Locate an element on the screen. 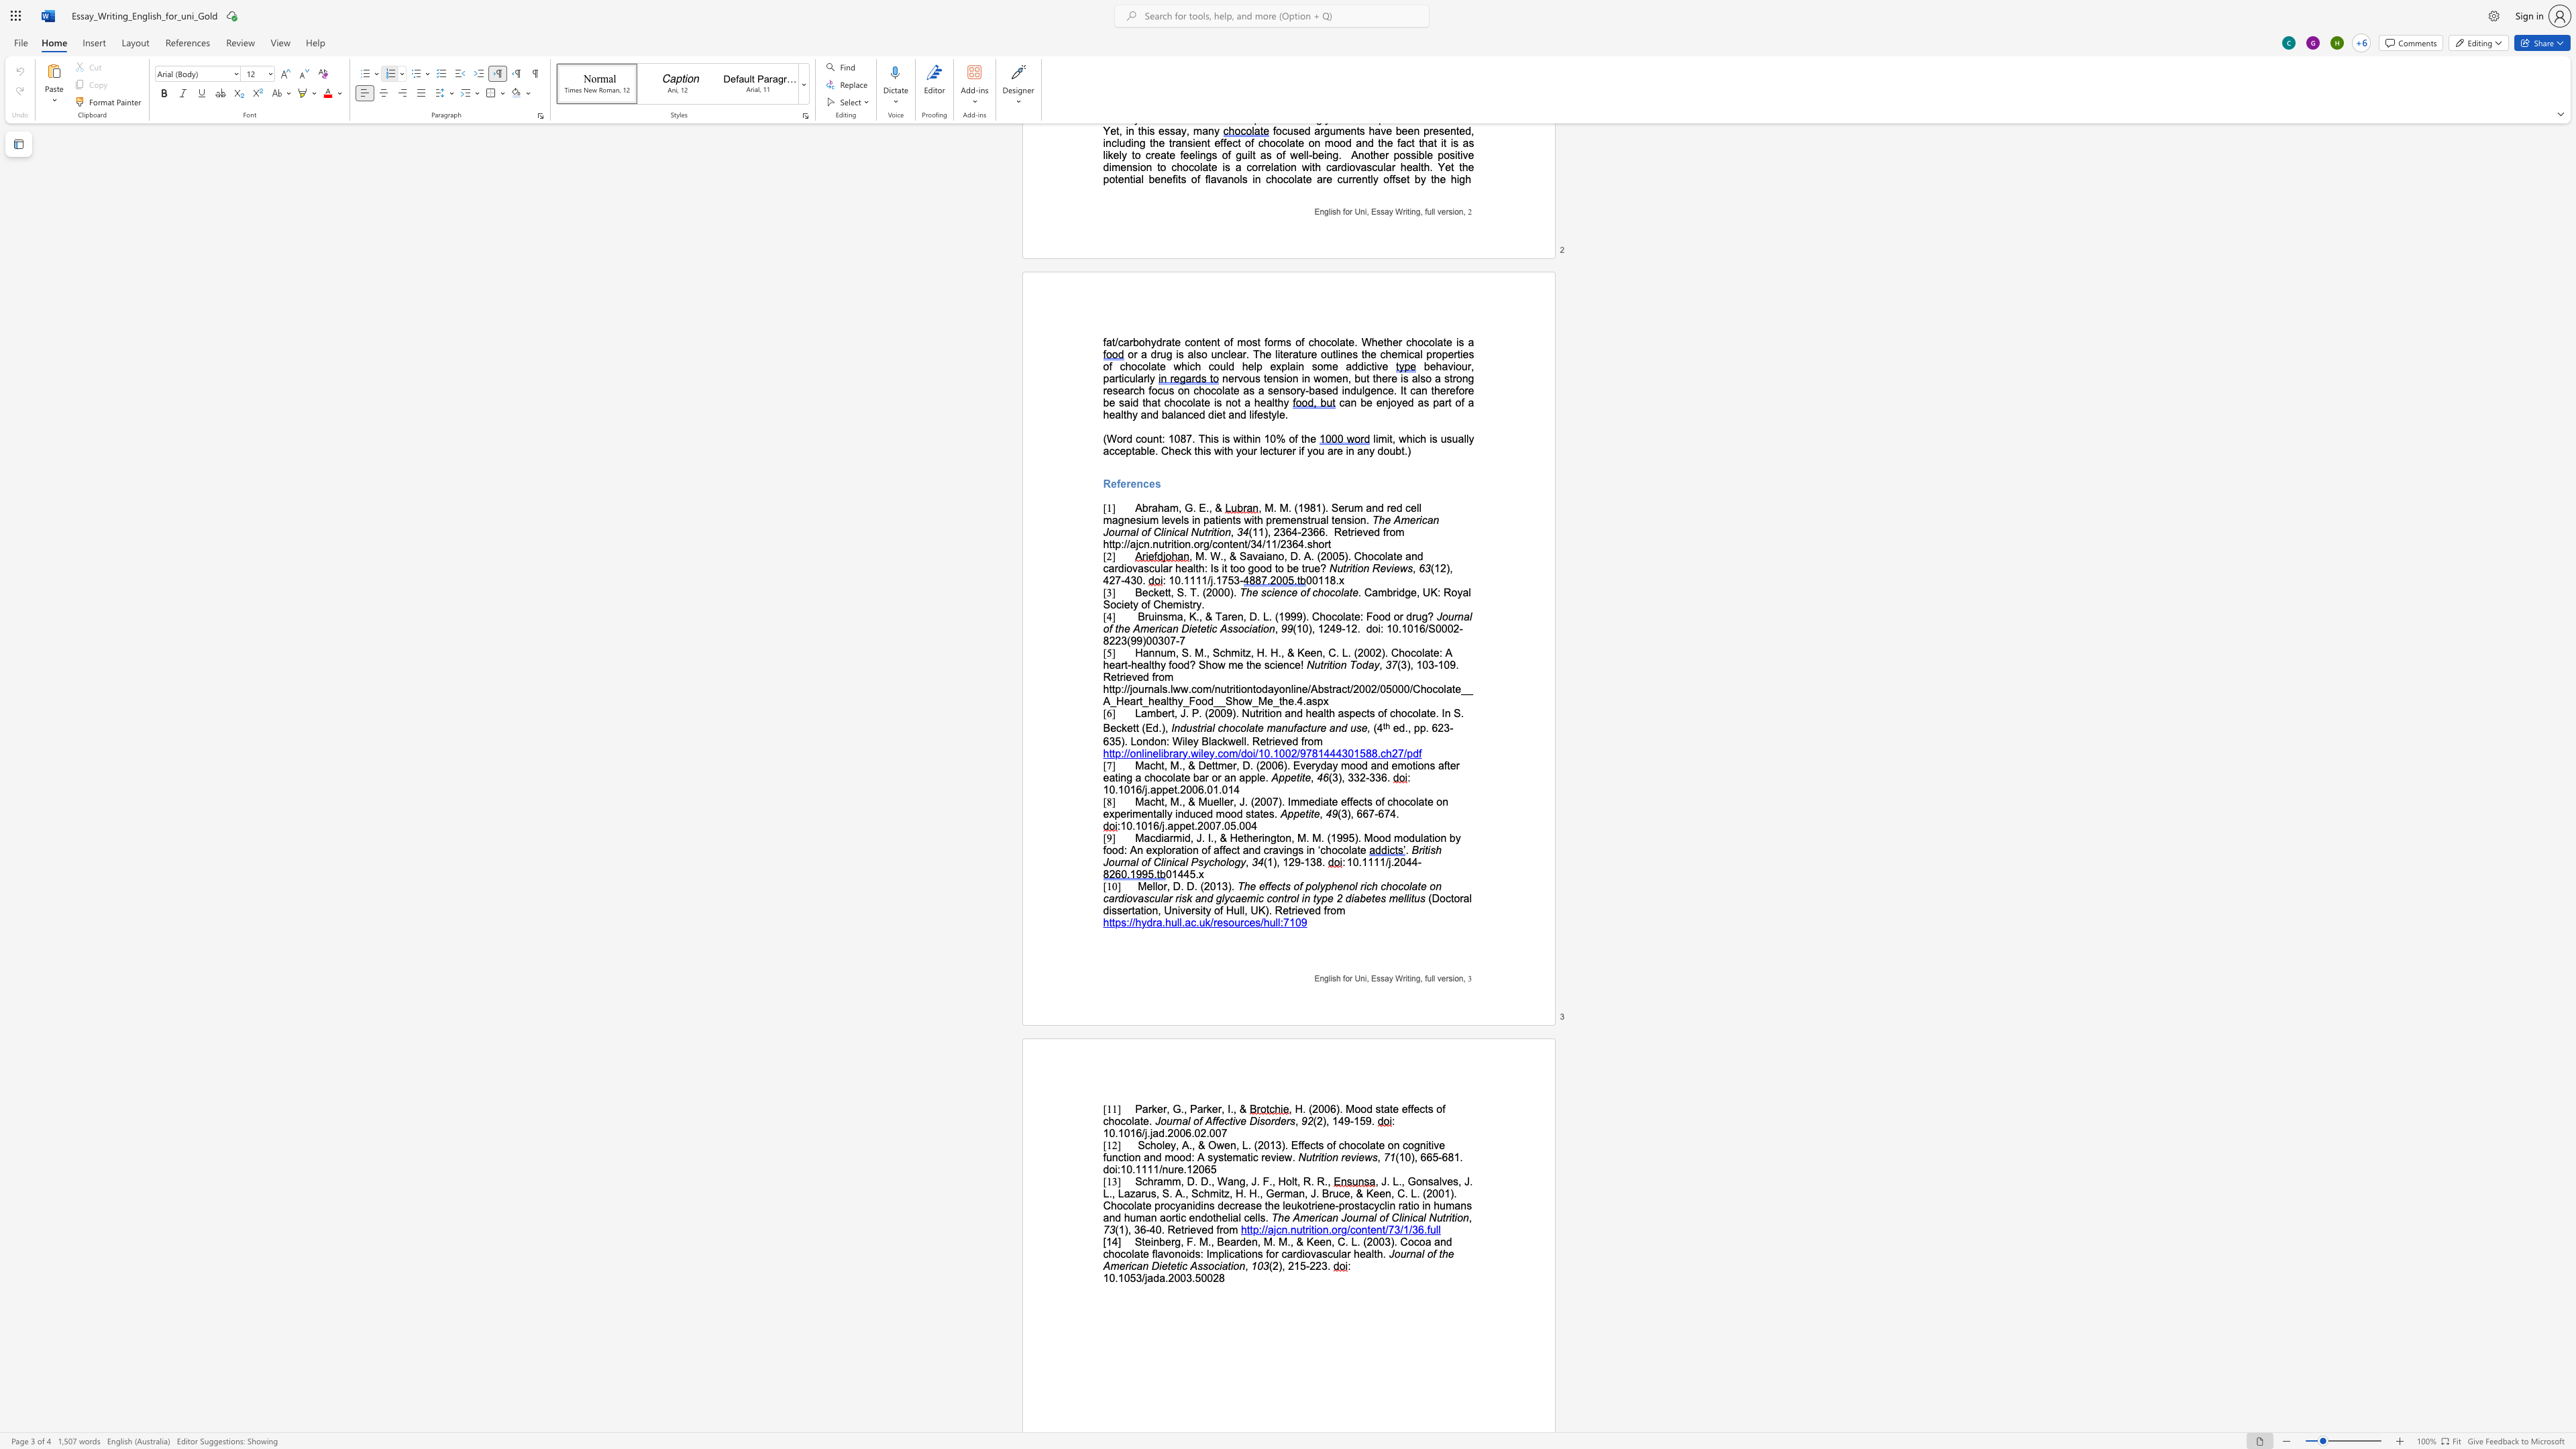  the space between the continuous character "-" and "3" in the text is located at coordinates (1369, 776).